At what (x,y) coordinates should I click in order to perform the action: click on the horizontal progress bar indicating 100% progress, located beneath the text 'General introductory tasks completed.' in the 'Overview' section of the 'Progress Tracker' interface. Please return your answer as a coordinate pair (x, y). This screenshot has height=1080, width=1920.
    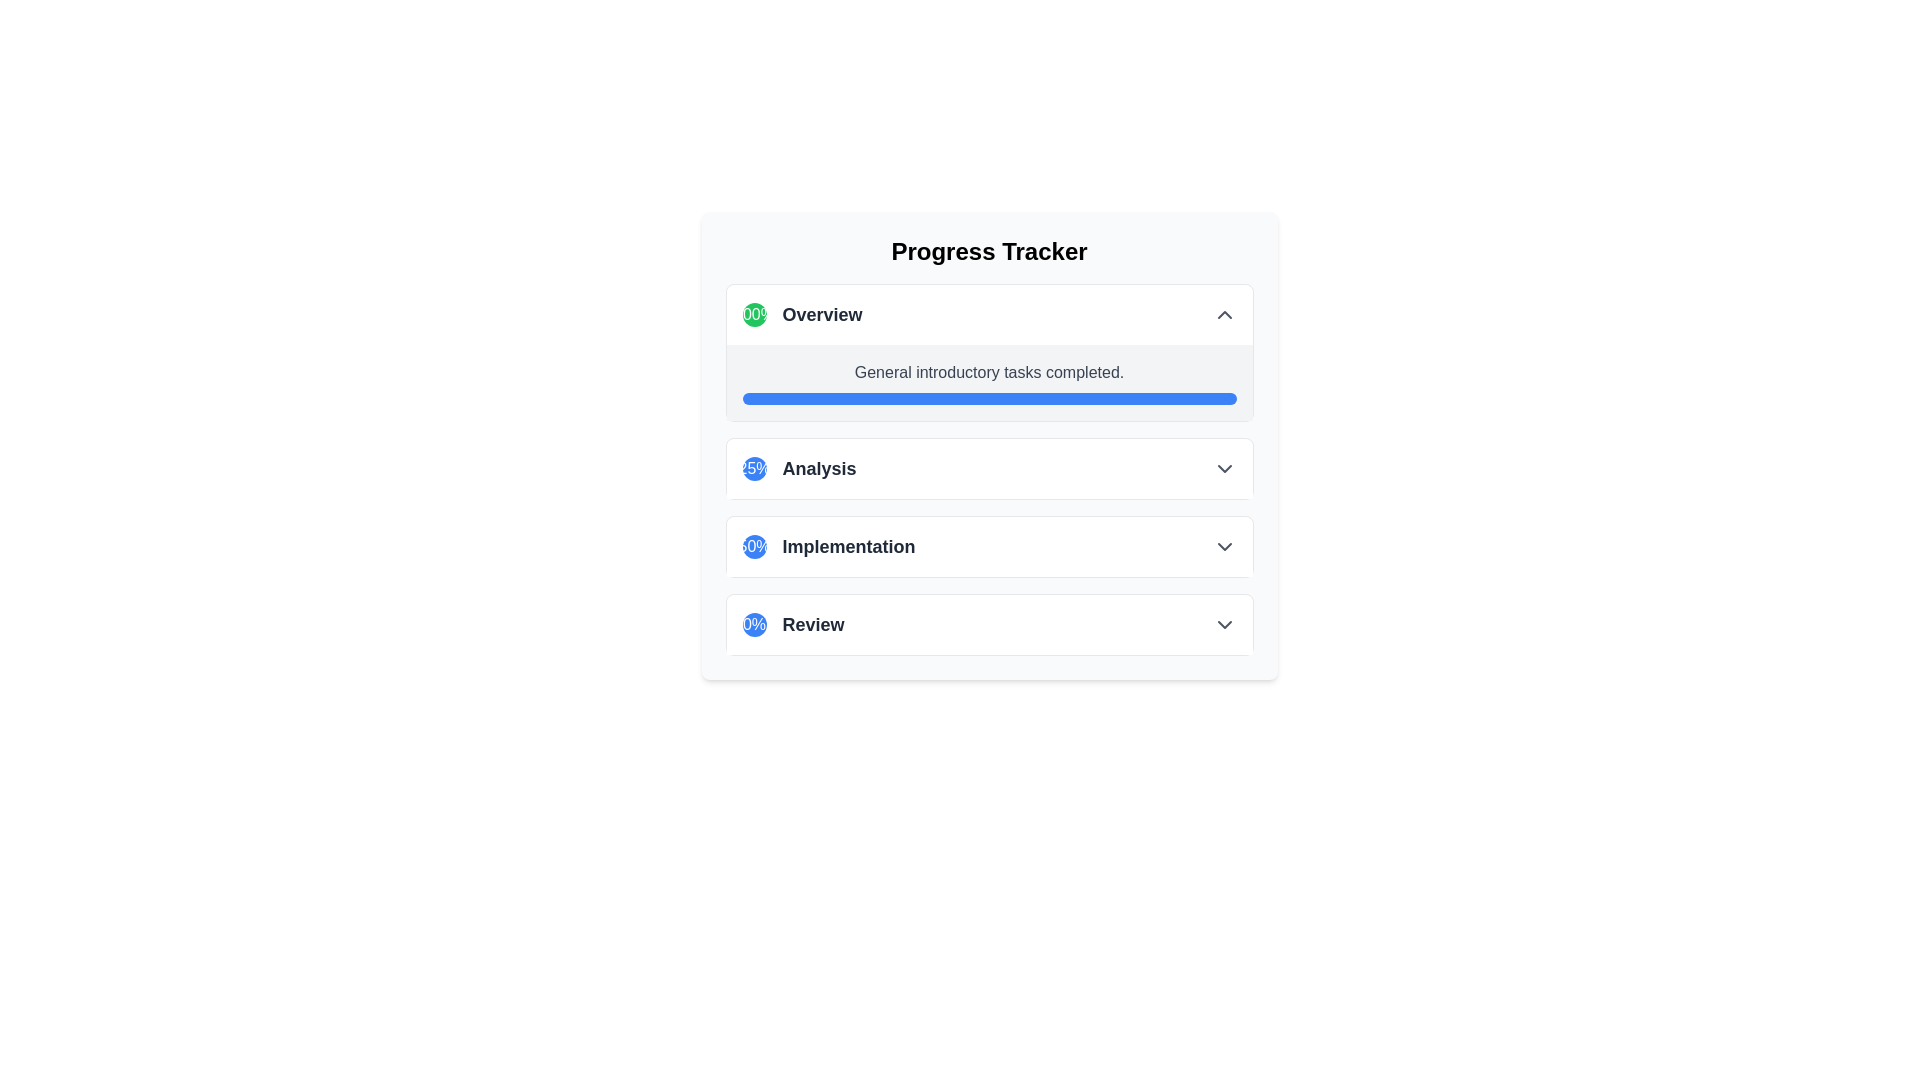
    Looking at the image, I should click on (989, 398).